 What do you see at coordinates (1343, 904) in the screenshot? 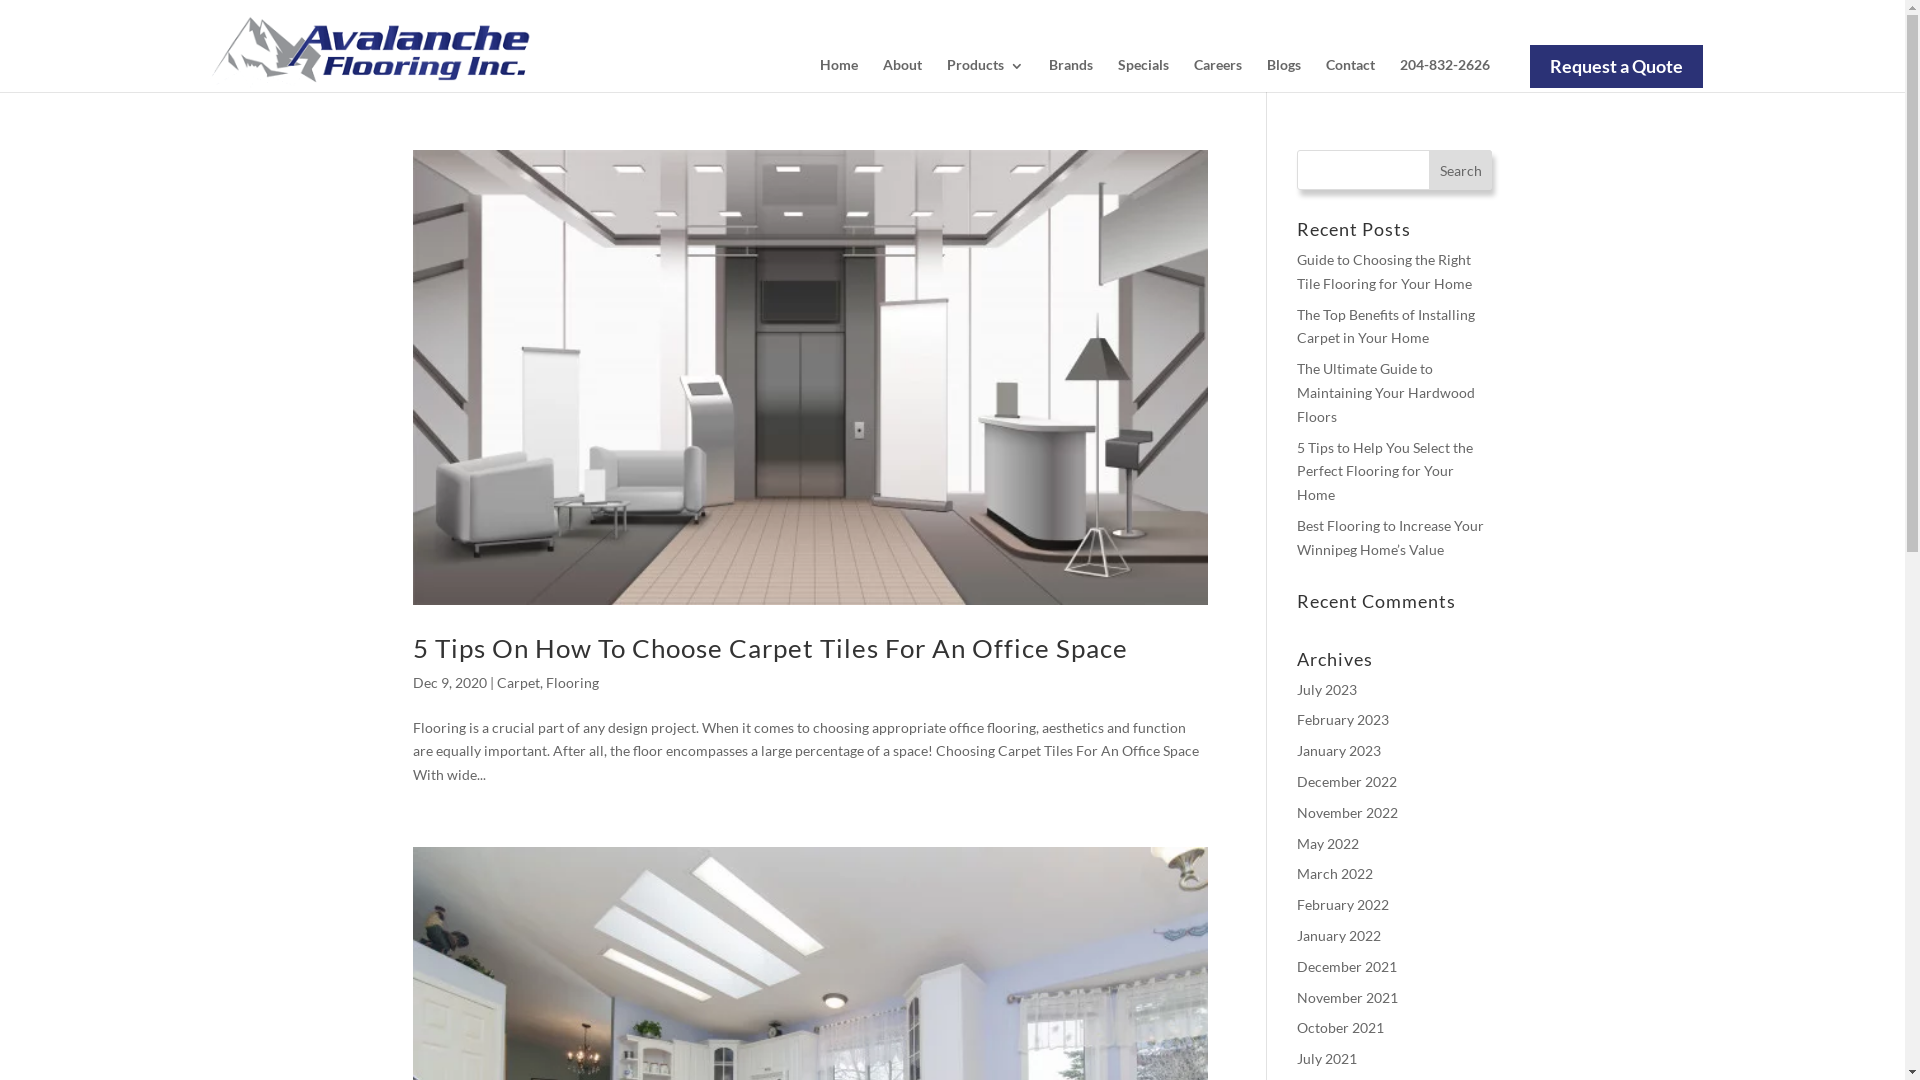
I see `'February 2022'` at bounding box center [1343, 904].